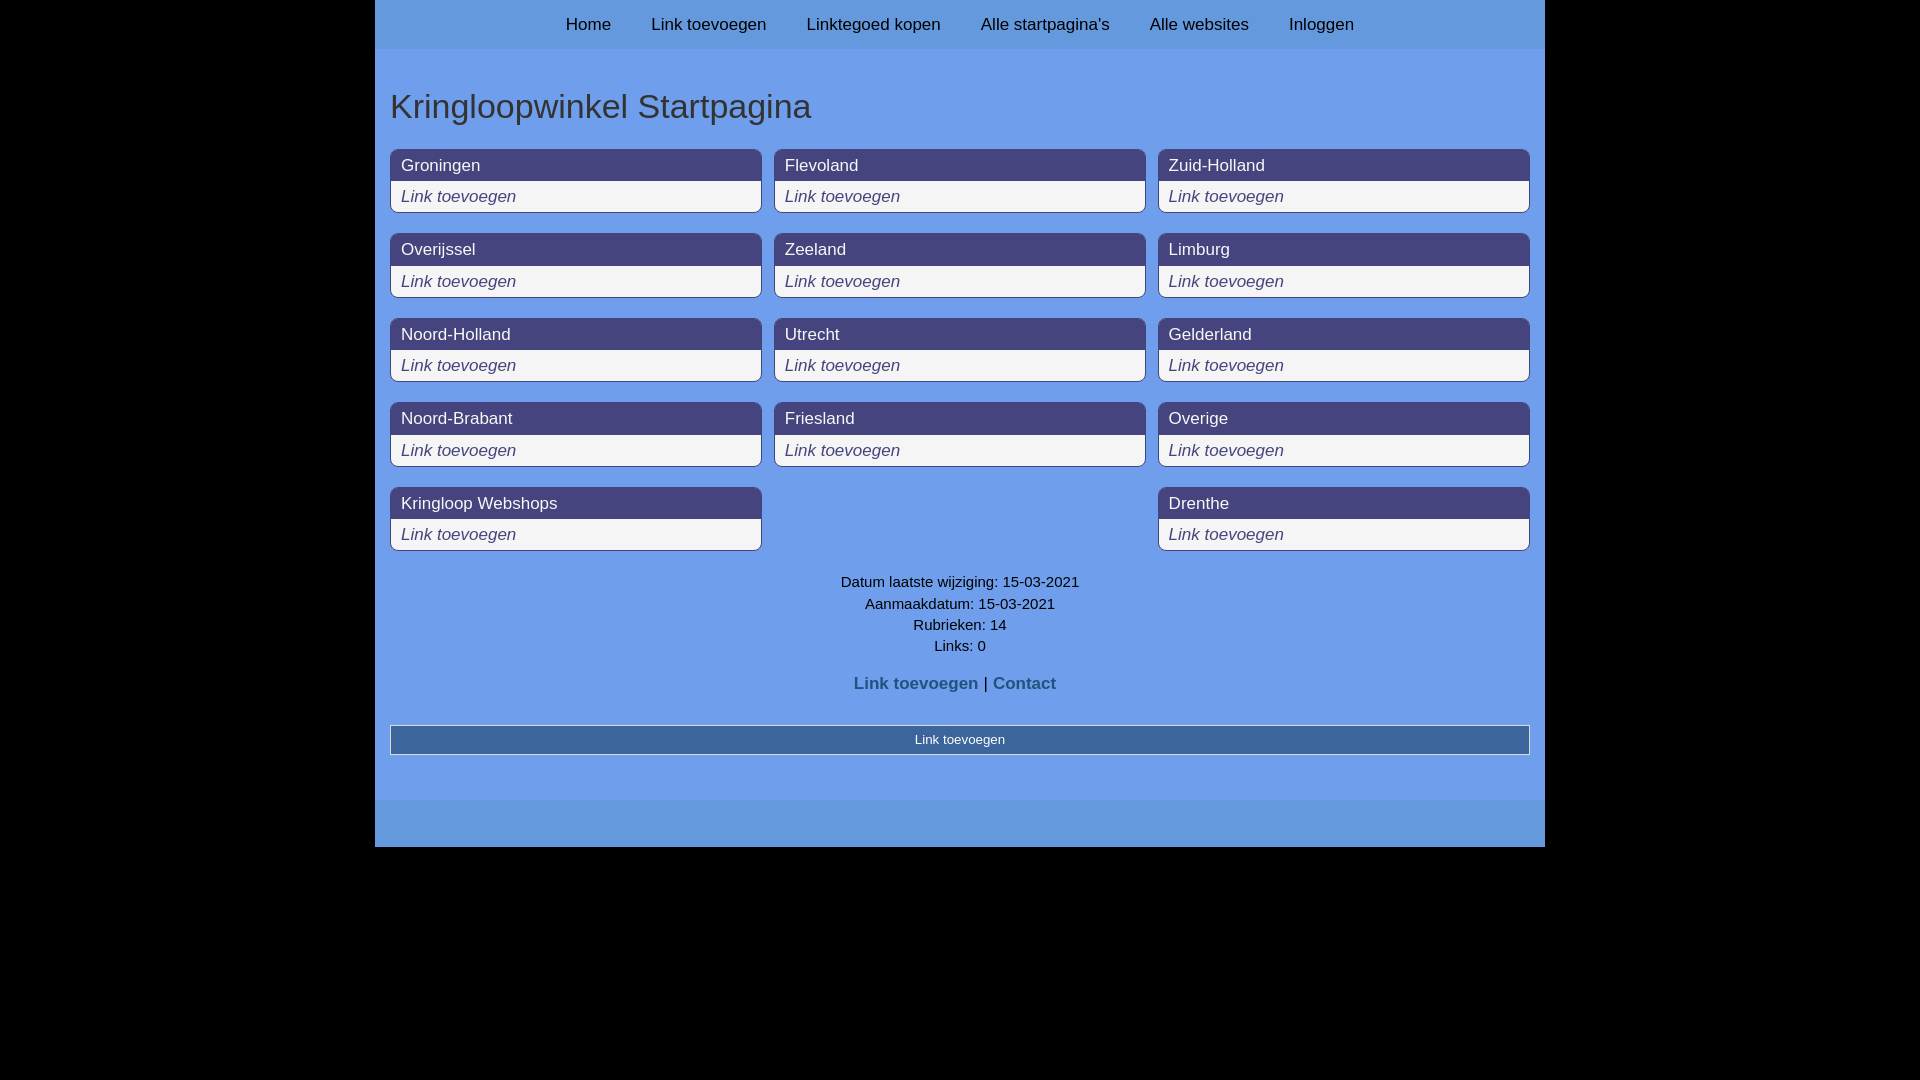  Describe the element at coordinates (1321, 24) in the screenshot. I see `'Inloggen'` at that location.